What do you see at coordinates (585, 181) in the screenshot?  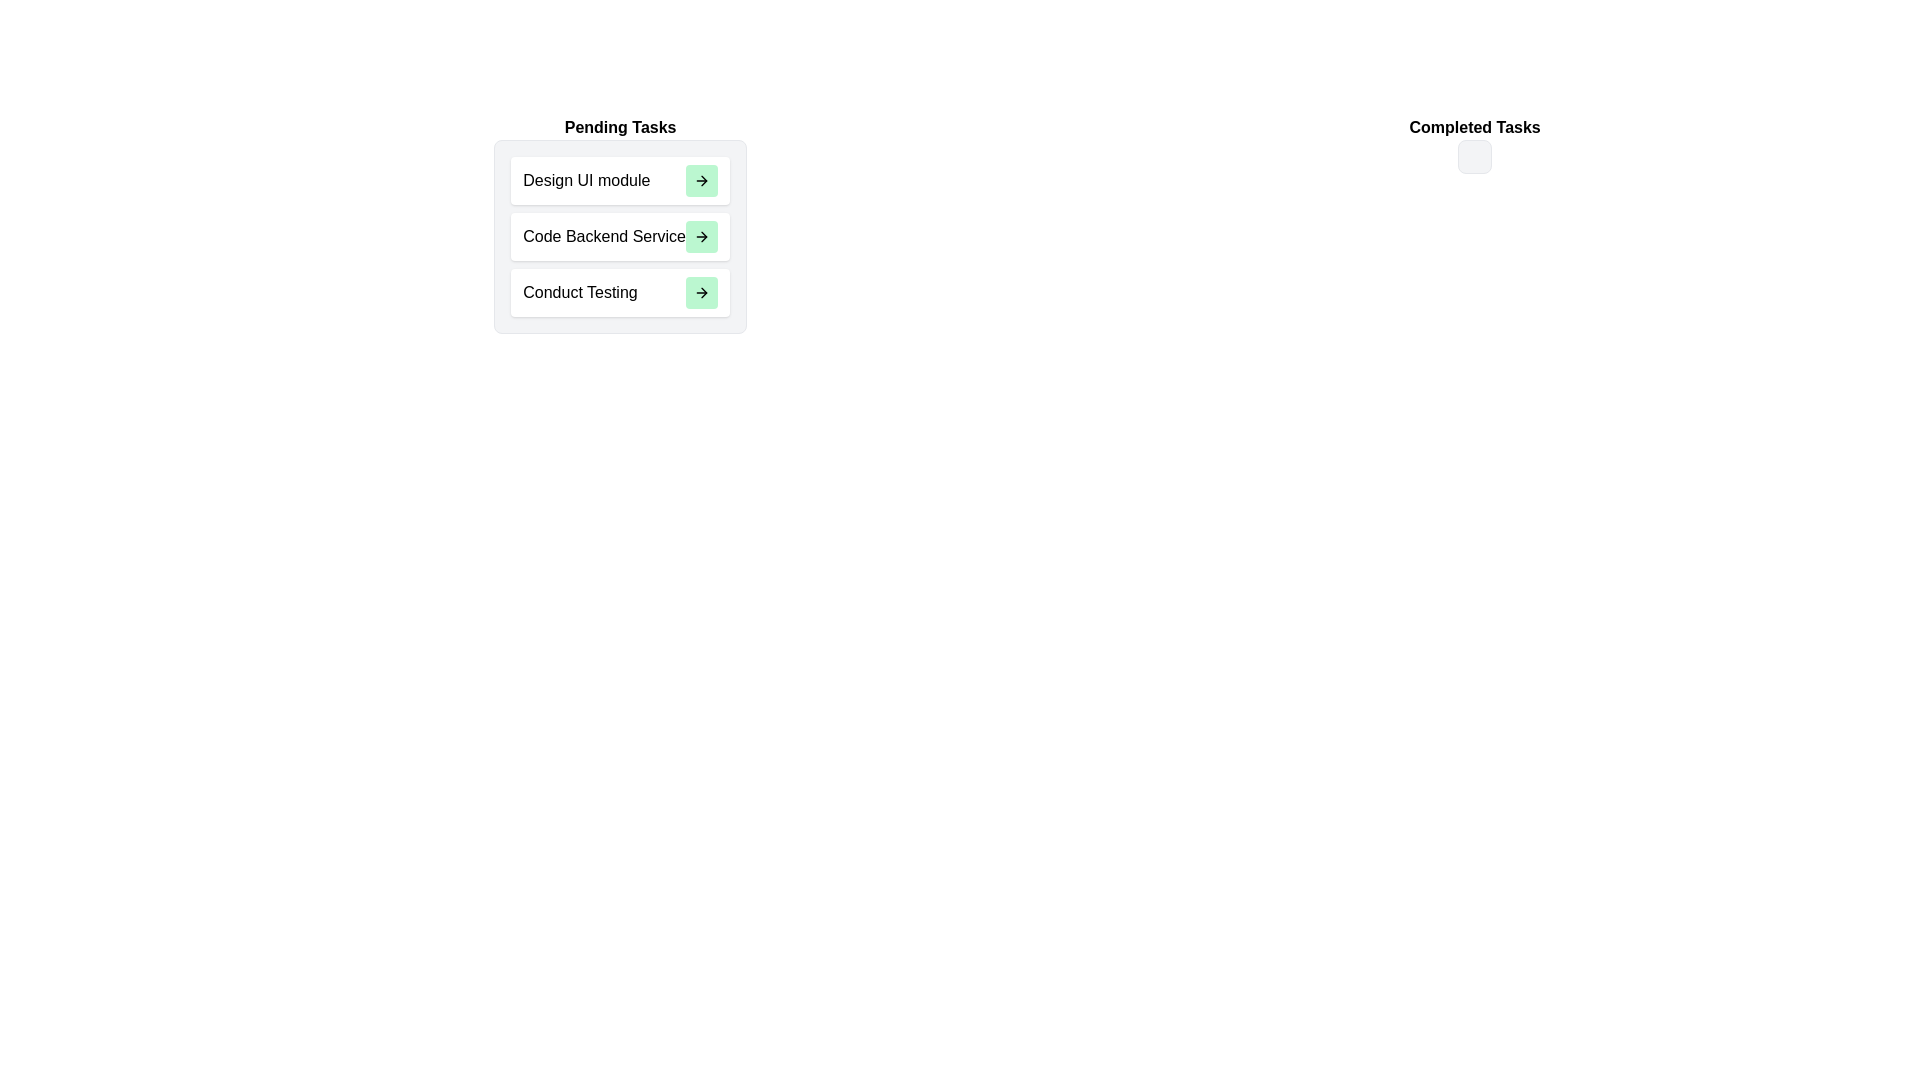 I see `the task name to highlight it` at bounding box center [585, 181].